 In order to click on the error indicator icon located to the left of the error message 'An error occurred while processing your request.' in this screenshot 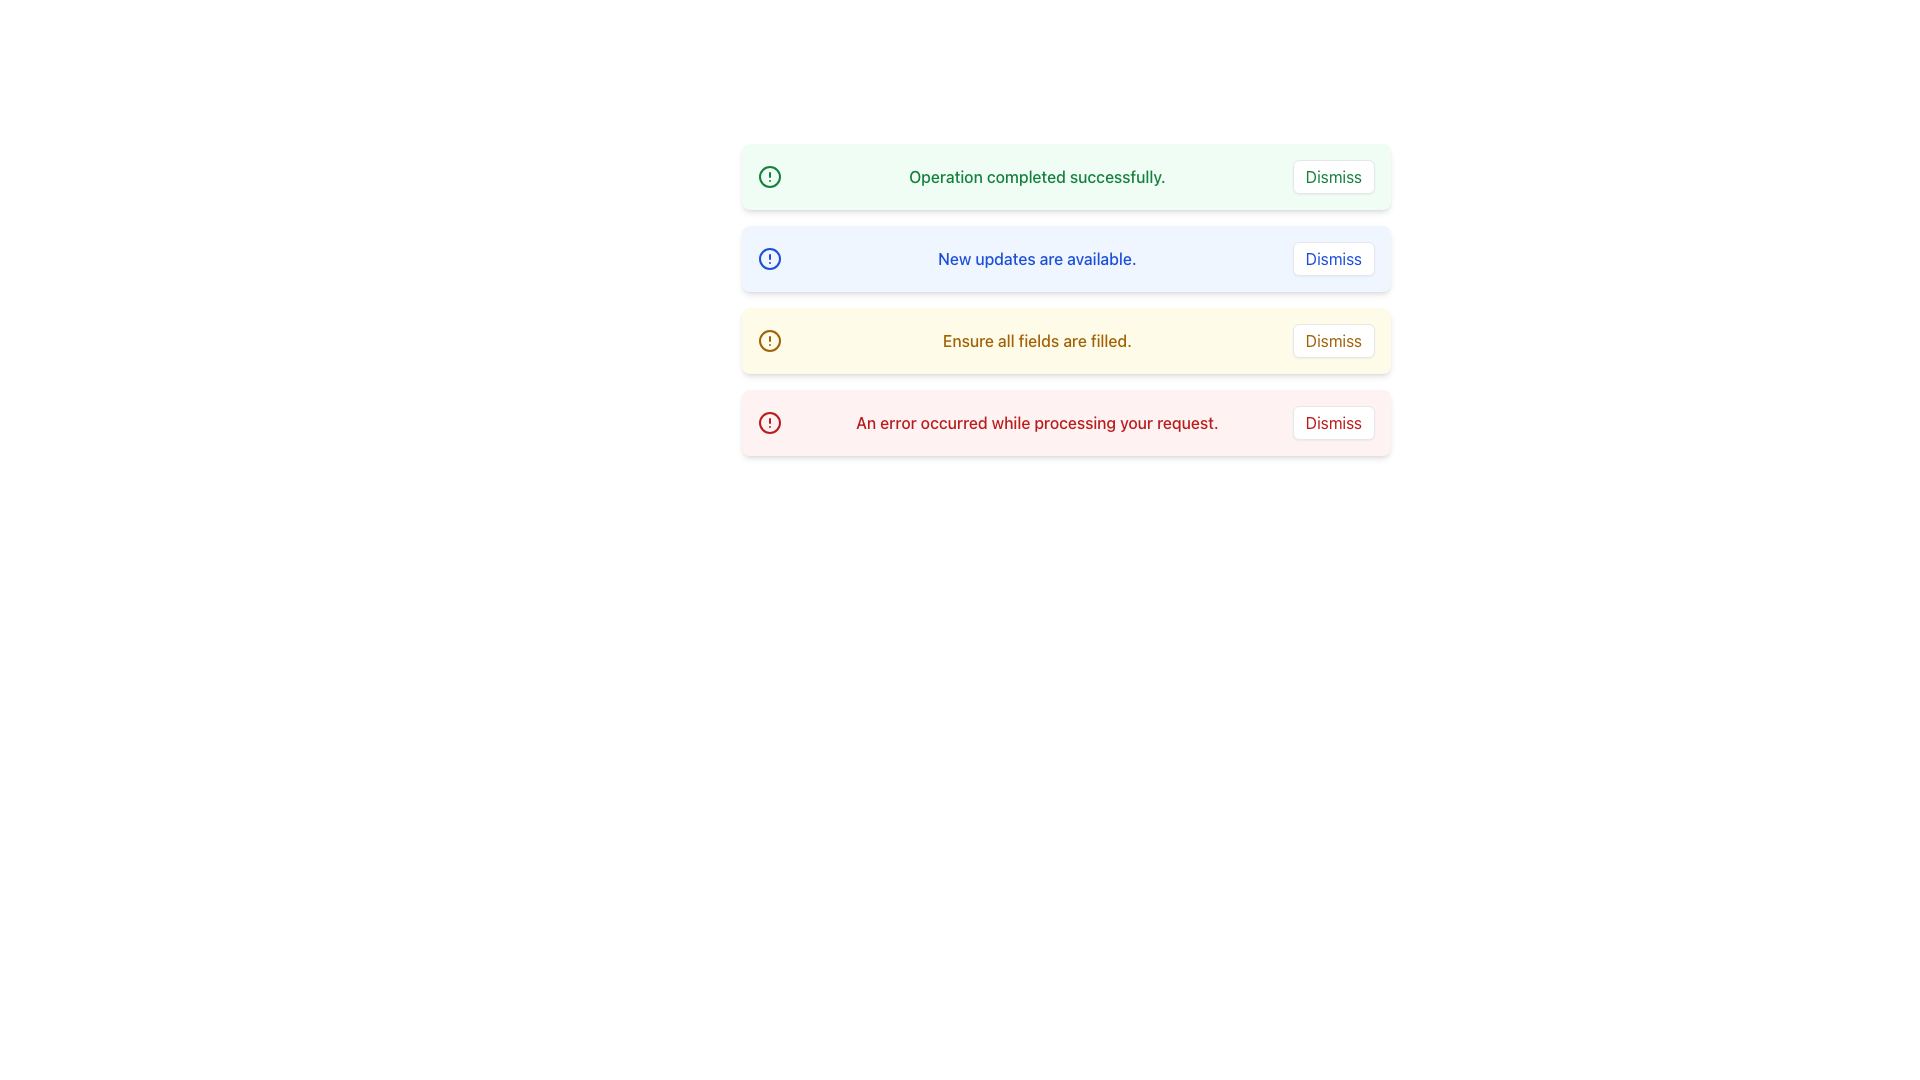, I will do `click(768, 422)`.